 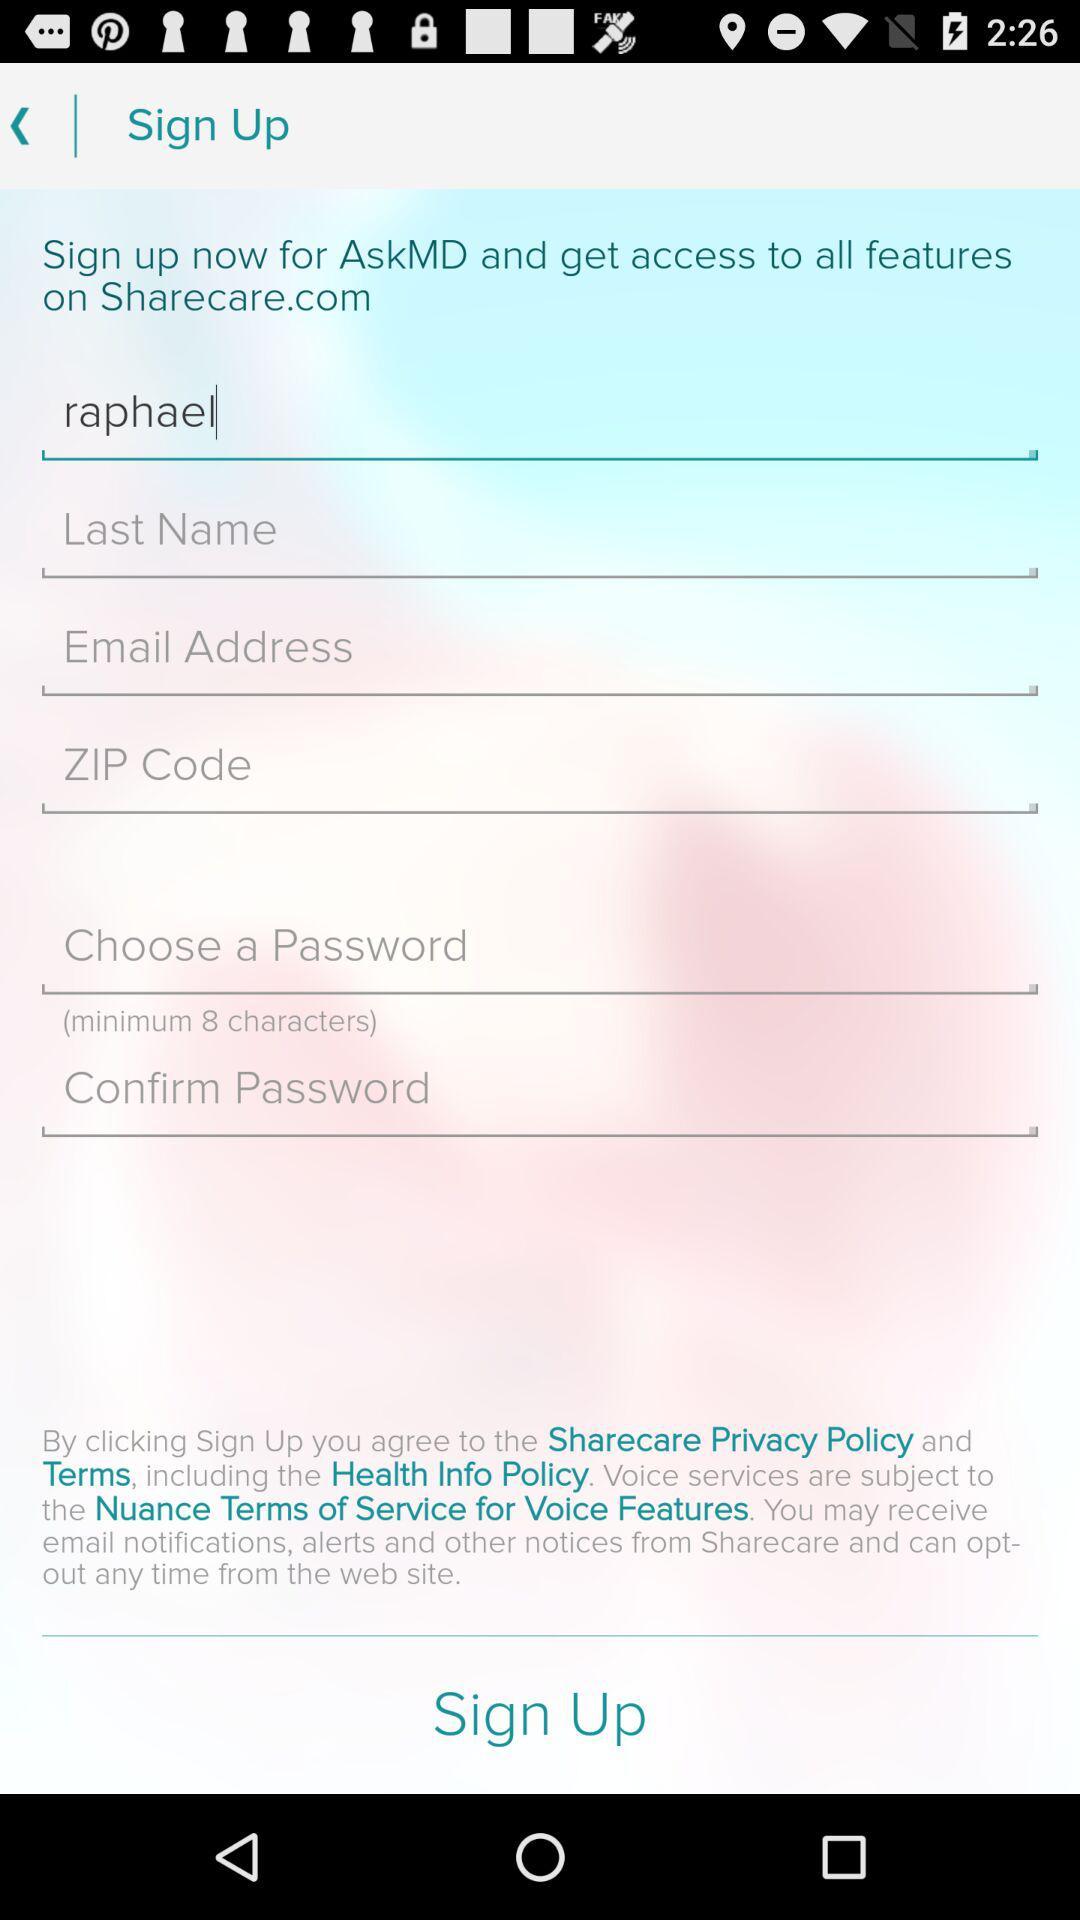 What do you see at coordinates (540, 529) in the screenshot?
I see `write last name` at bounding box center [540, 529].